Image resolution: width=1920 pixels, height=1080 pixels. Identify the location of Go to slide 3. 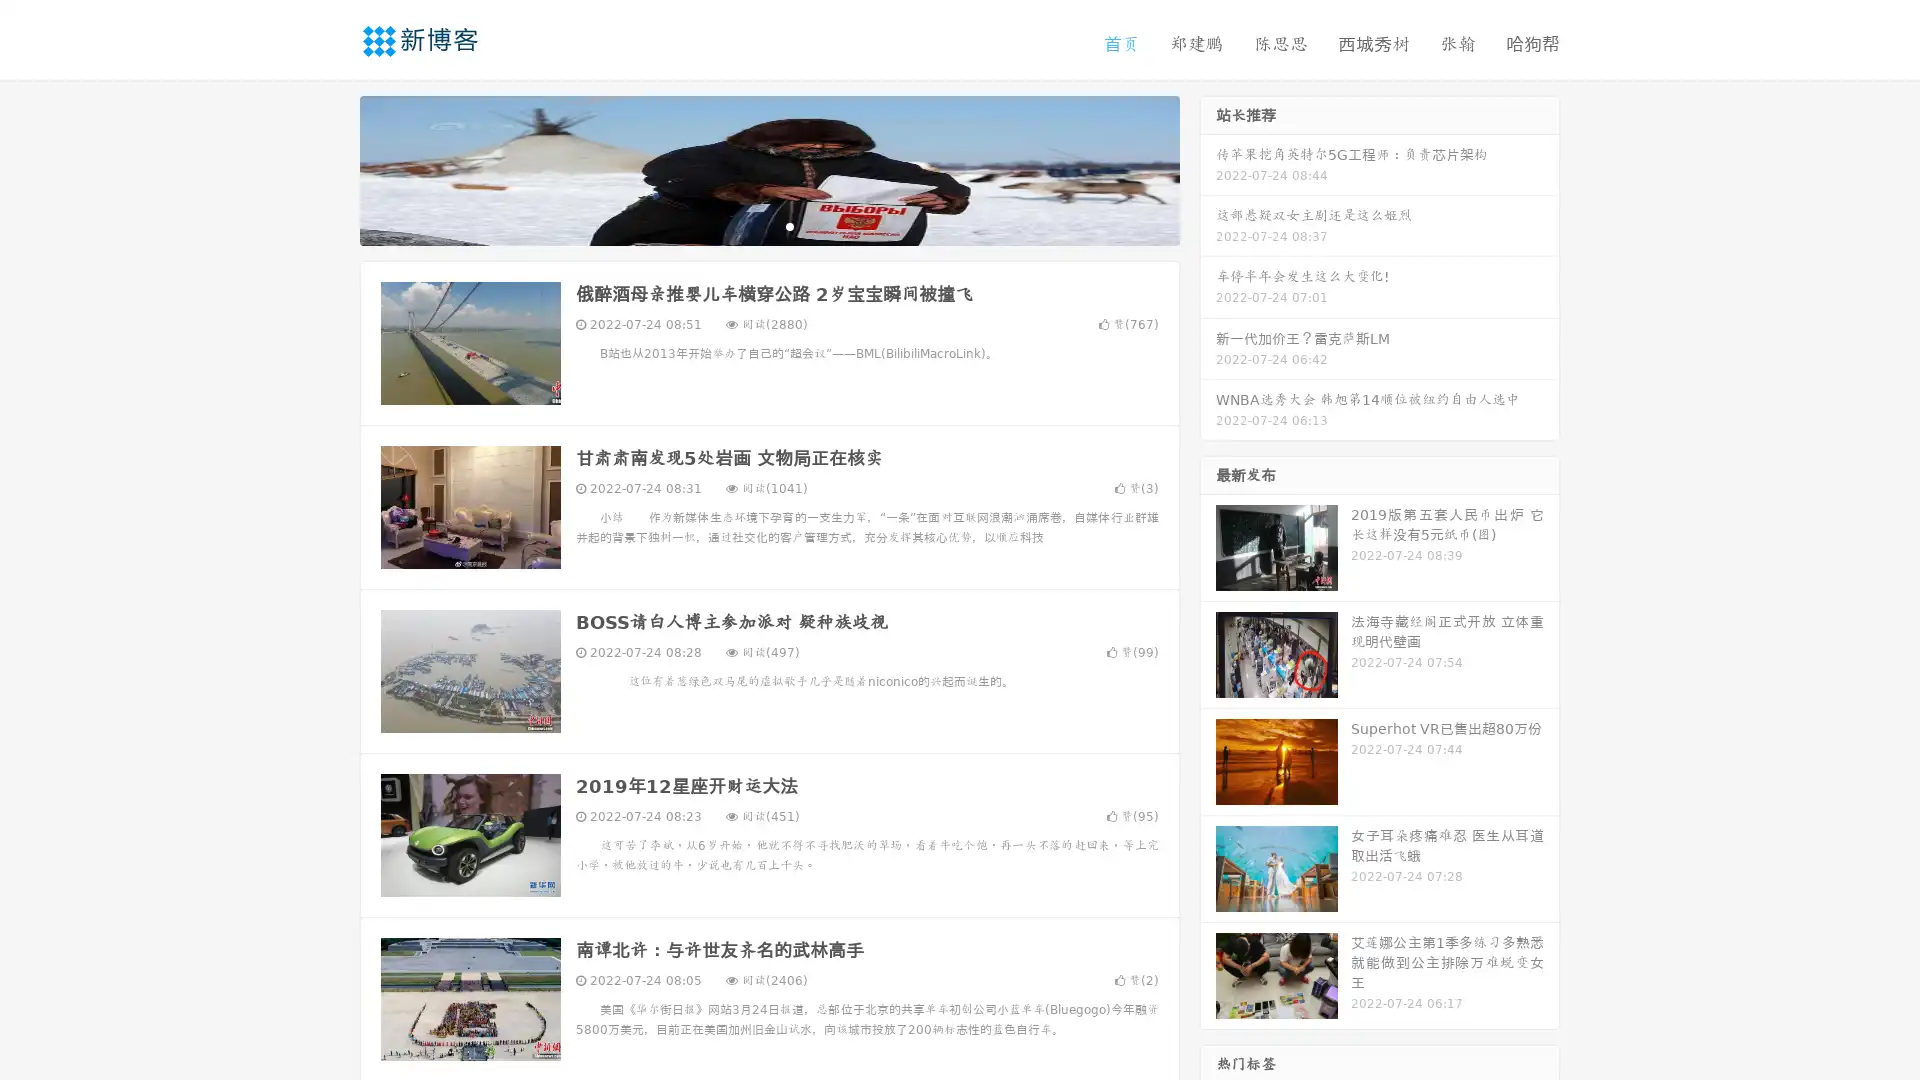
(789, 225).